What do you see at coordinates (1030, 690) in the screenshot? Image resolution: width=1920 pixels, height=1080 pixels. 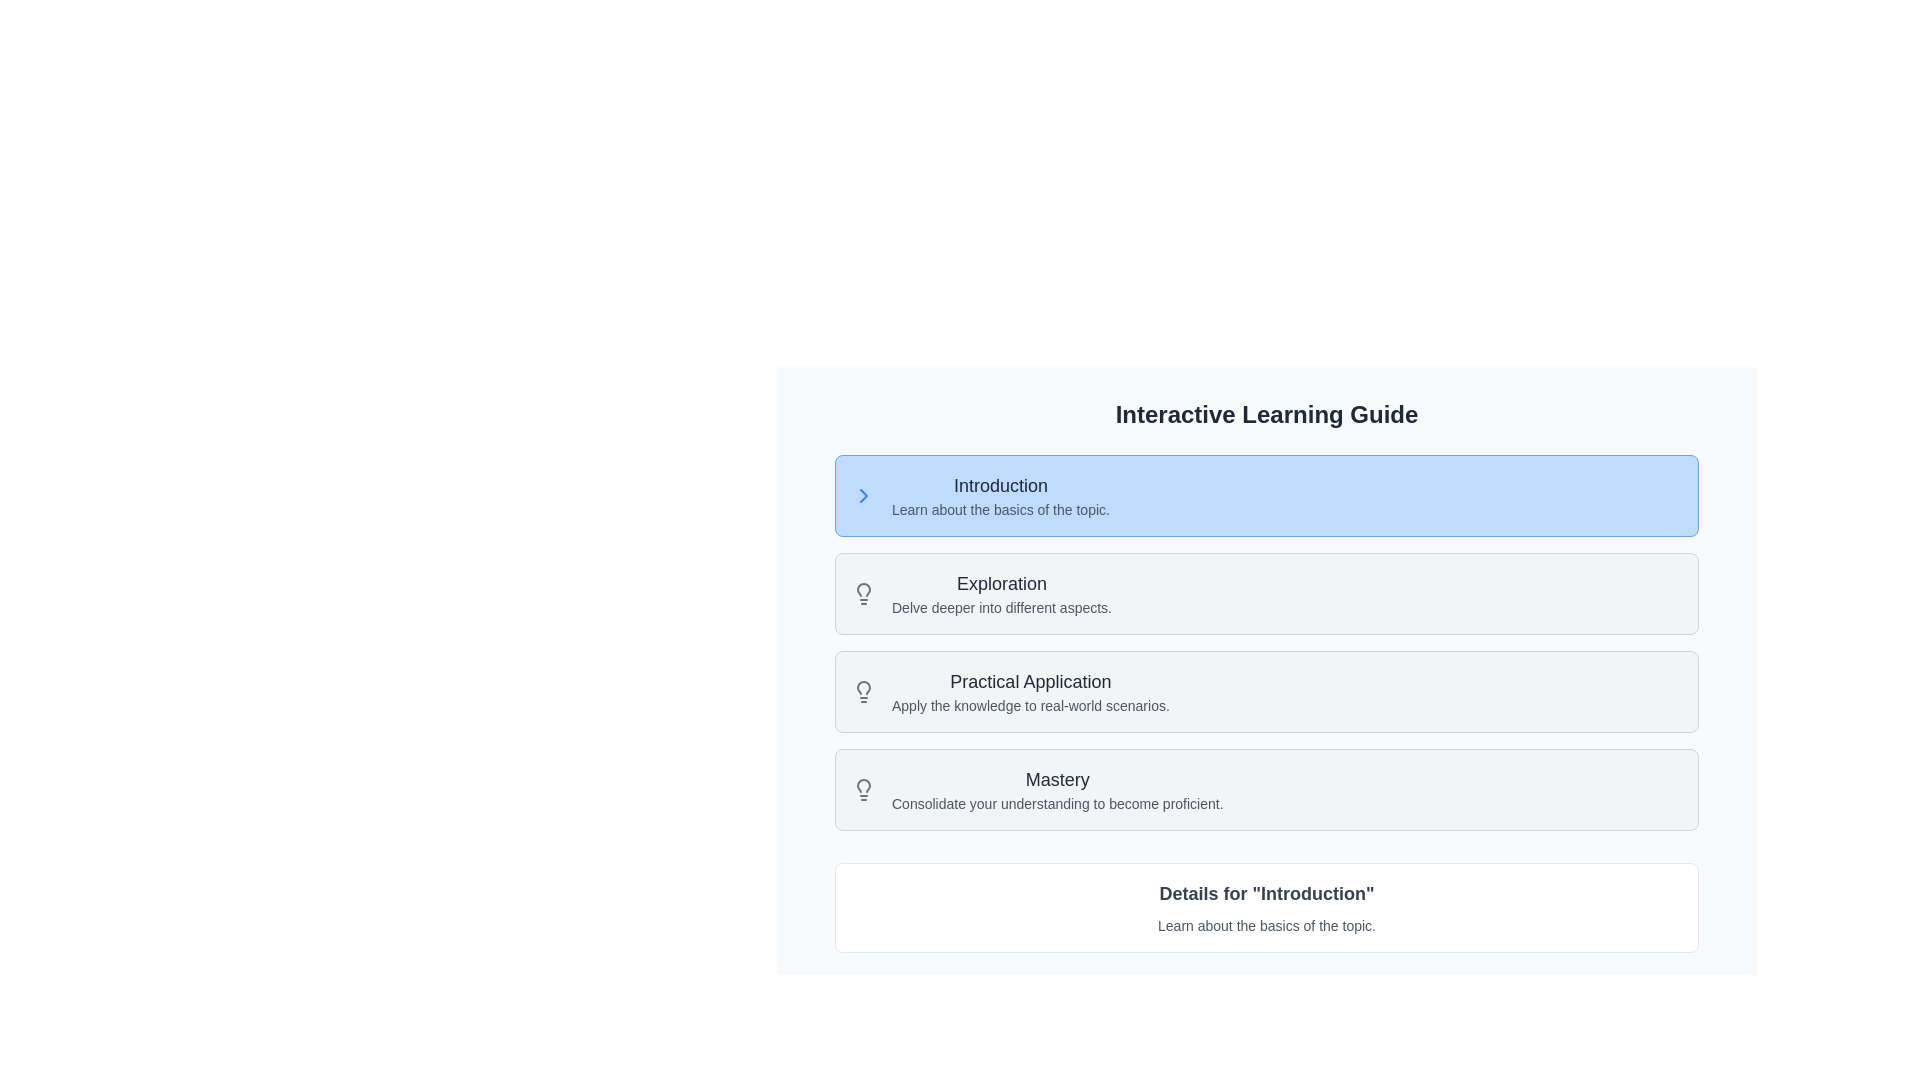 I see `the 'Practical Application' text block` at bounding box center [1030, 690].